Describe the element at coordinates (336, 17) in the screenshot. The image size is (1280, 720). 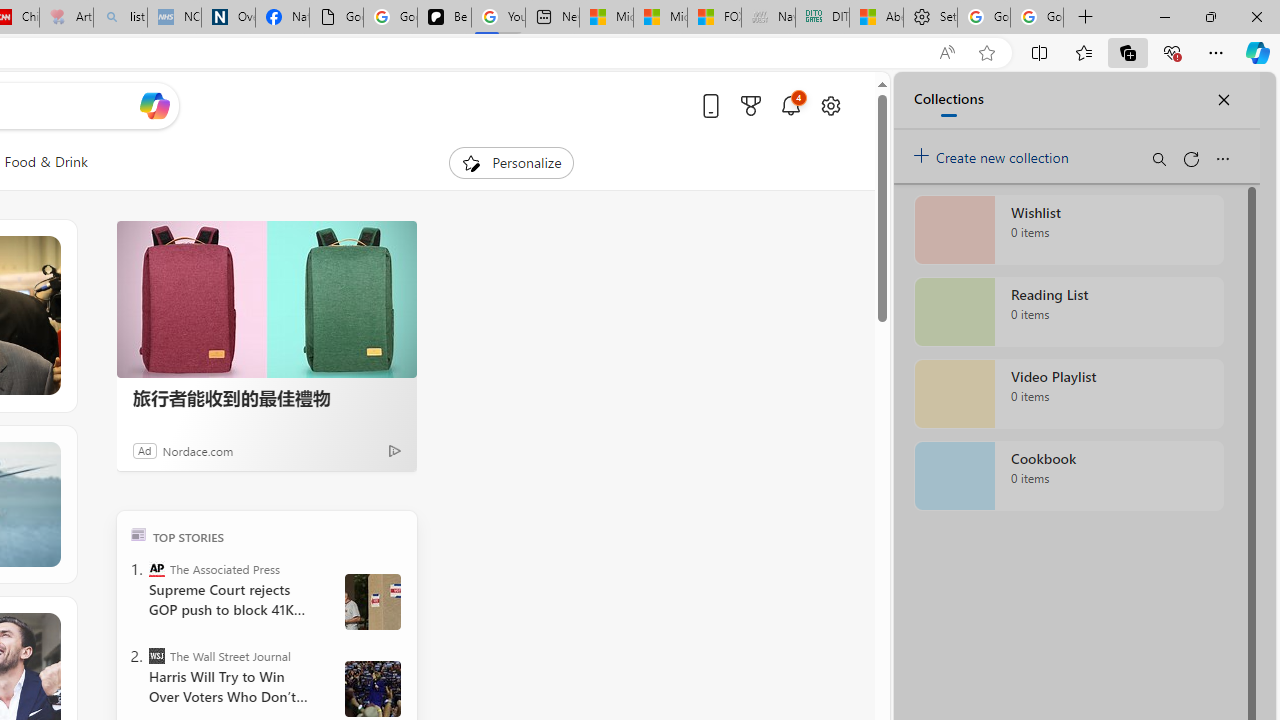
I see `'Google Analytics Opt-out Browser Add-on Download Page'` at that location.